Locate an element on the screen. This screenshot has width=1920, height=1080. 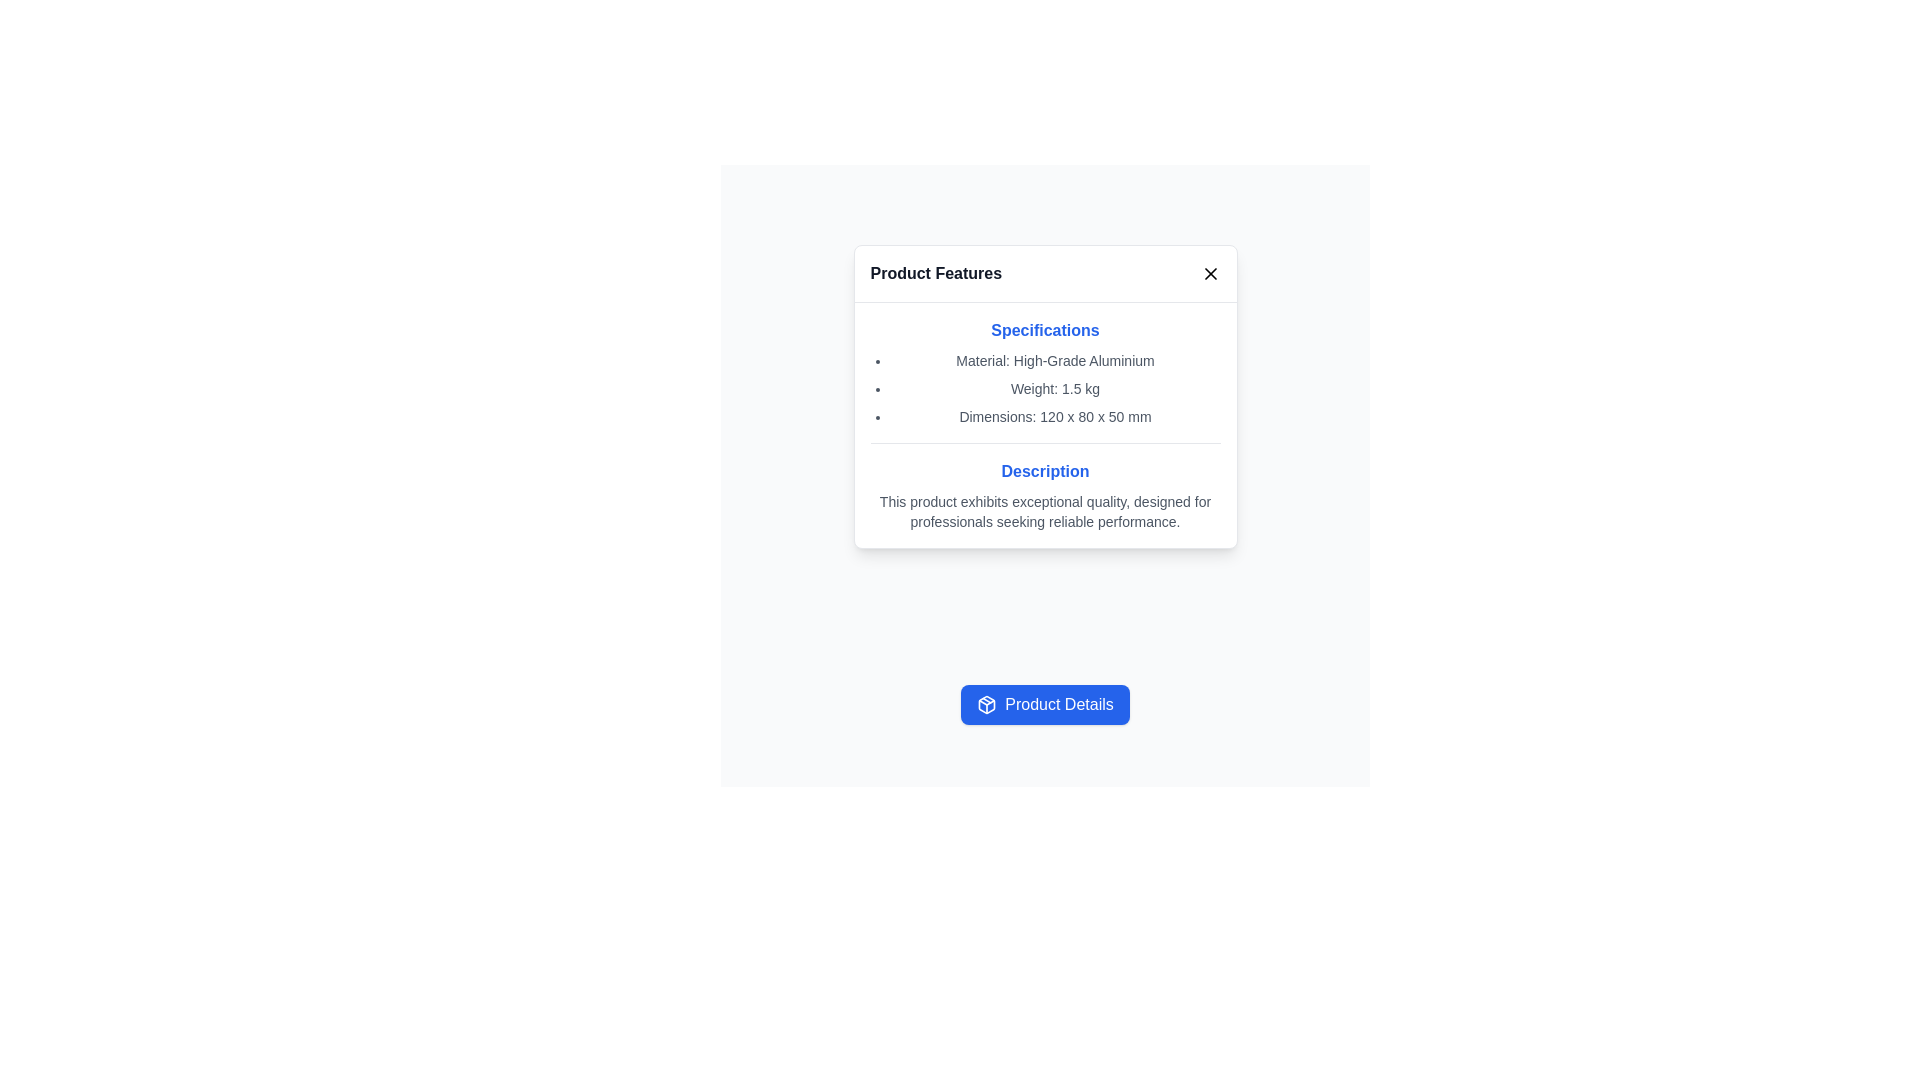
specifications and description from the structured informational panel titled 'Product Features' that presents detailed information about a product is located at coordinates (1044, 424).